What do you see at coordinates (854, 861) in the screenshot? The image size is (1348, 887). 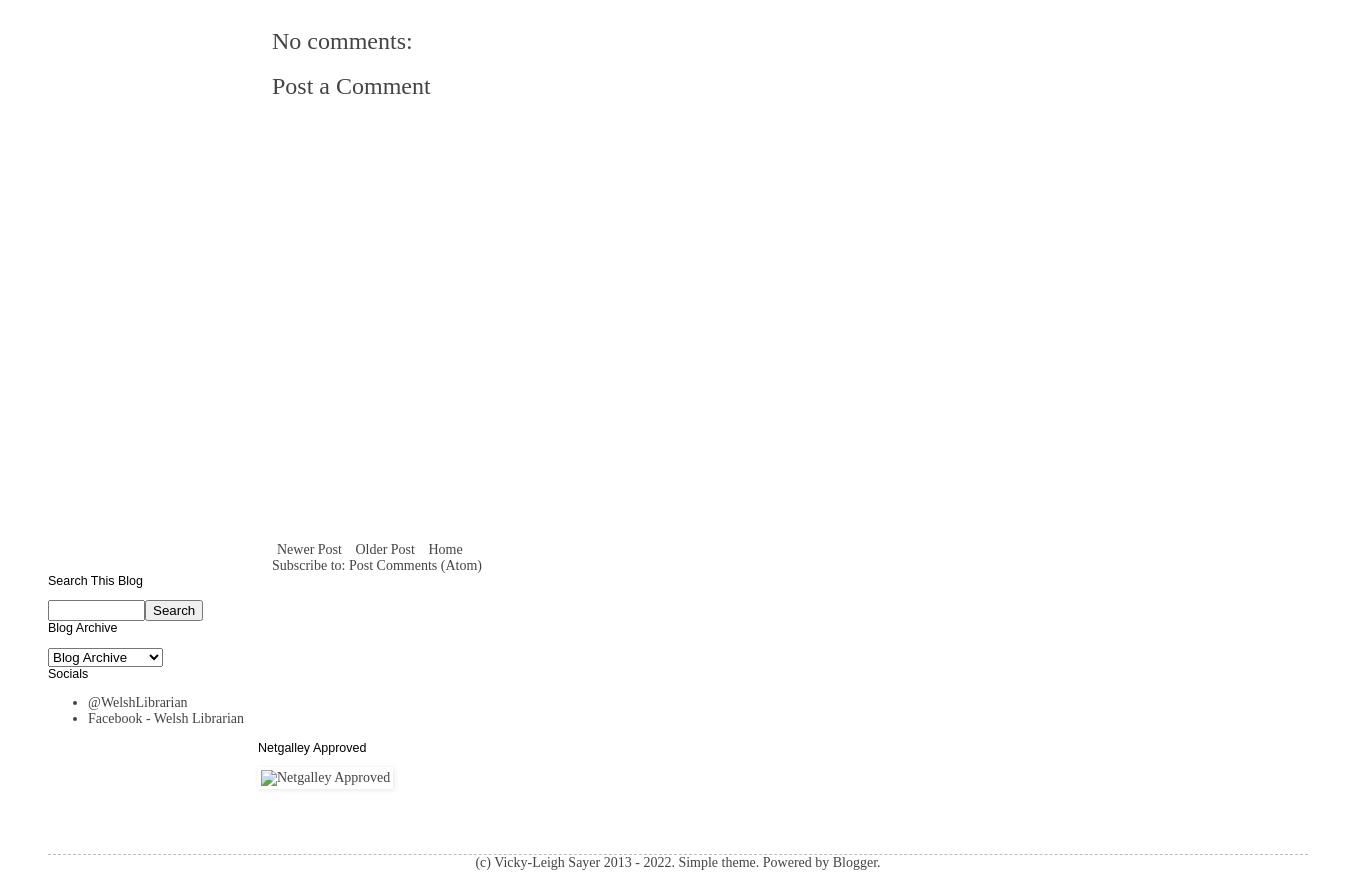 I see `'Blogger'` at bounding box center [854, 861].